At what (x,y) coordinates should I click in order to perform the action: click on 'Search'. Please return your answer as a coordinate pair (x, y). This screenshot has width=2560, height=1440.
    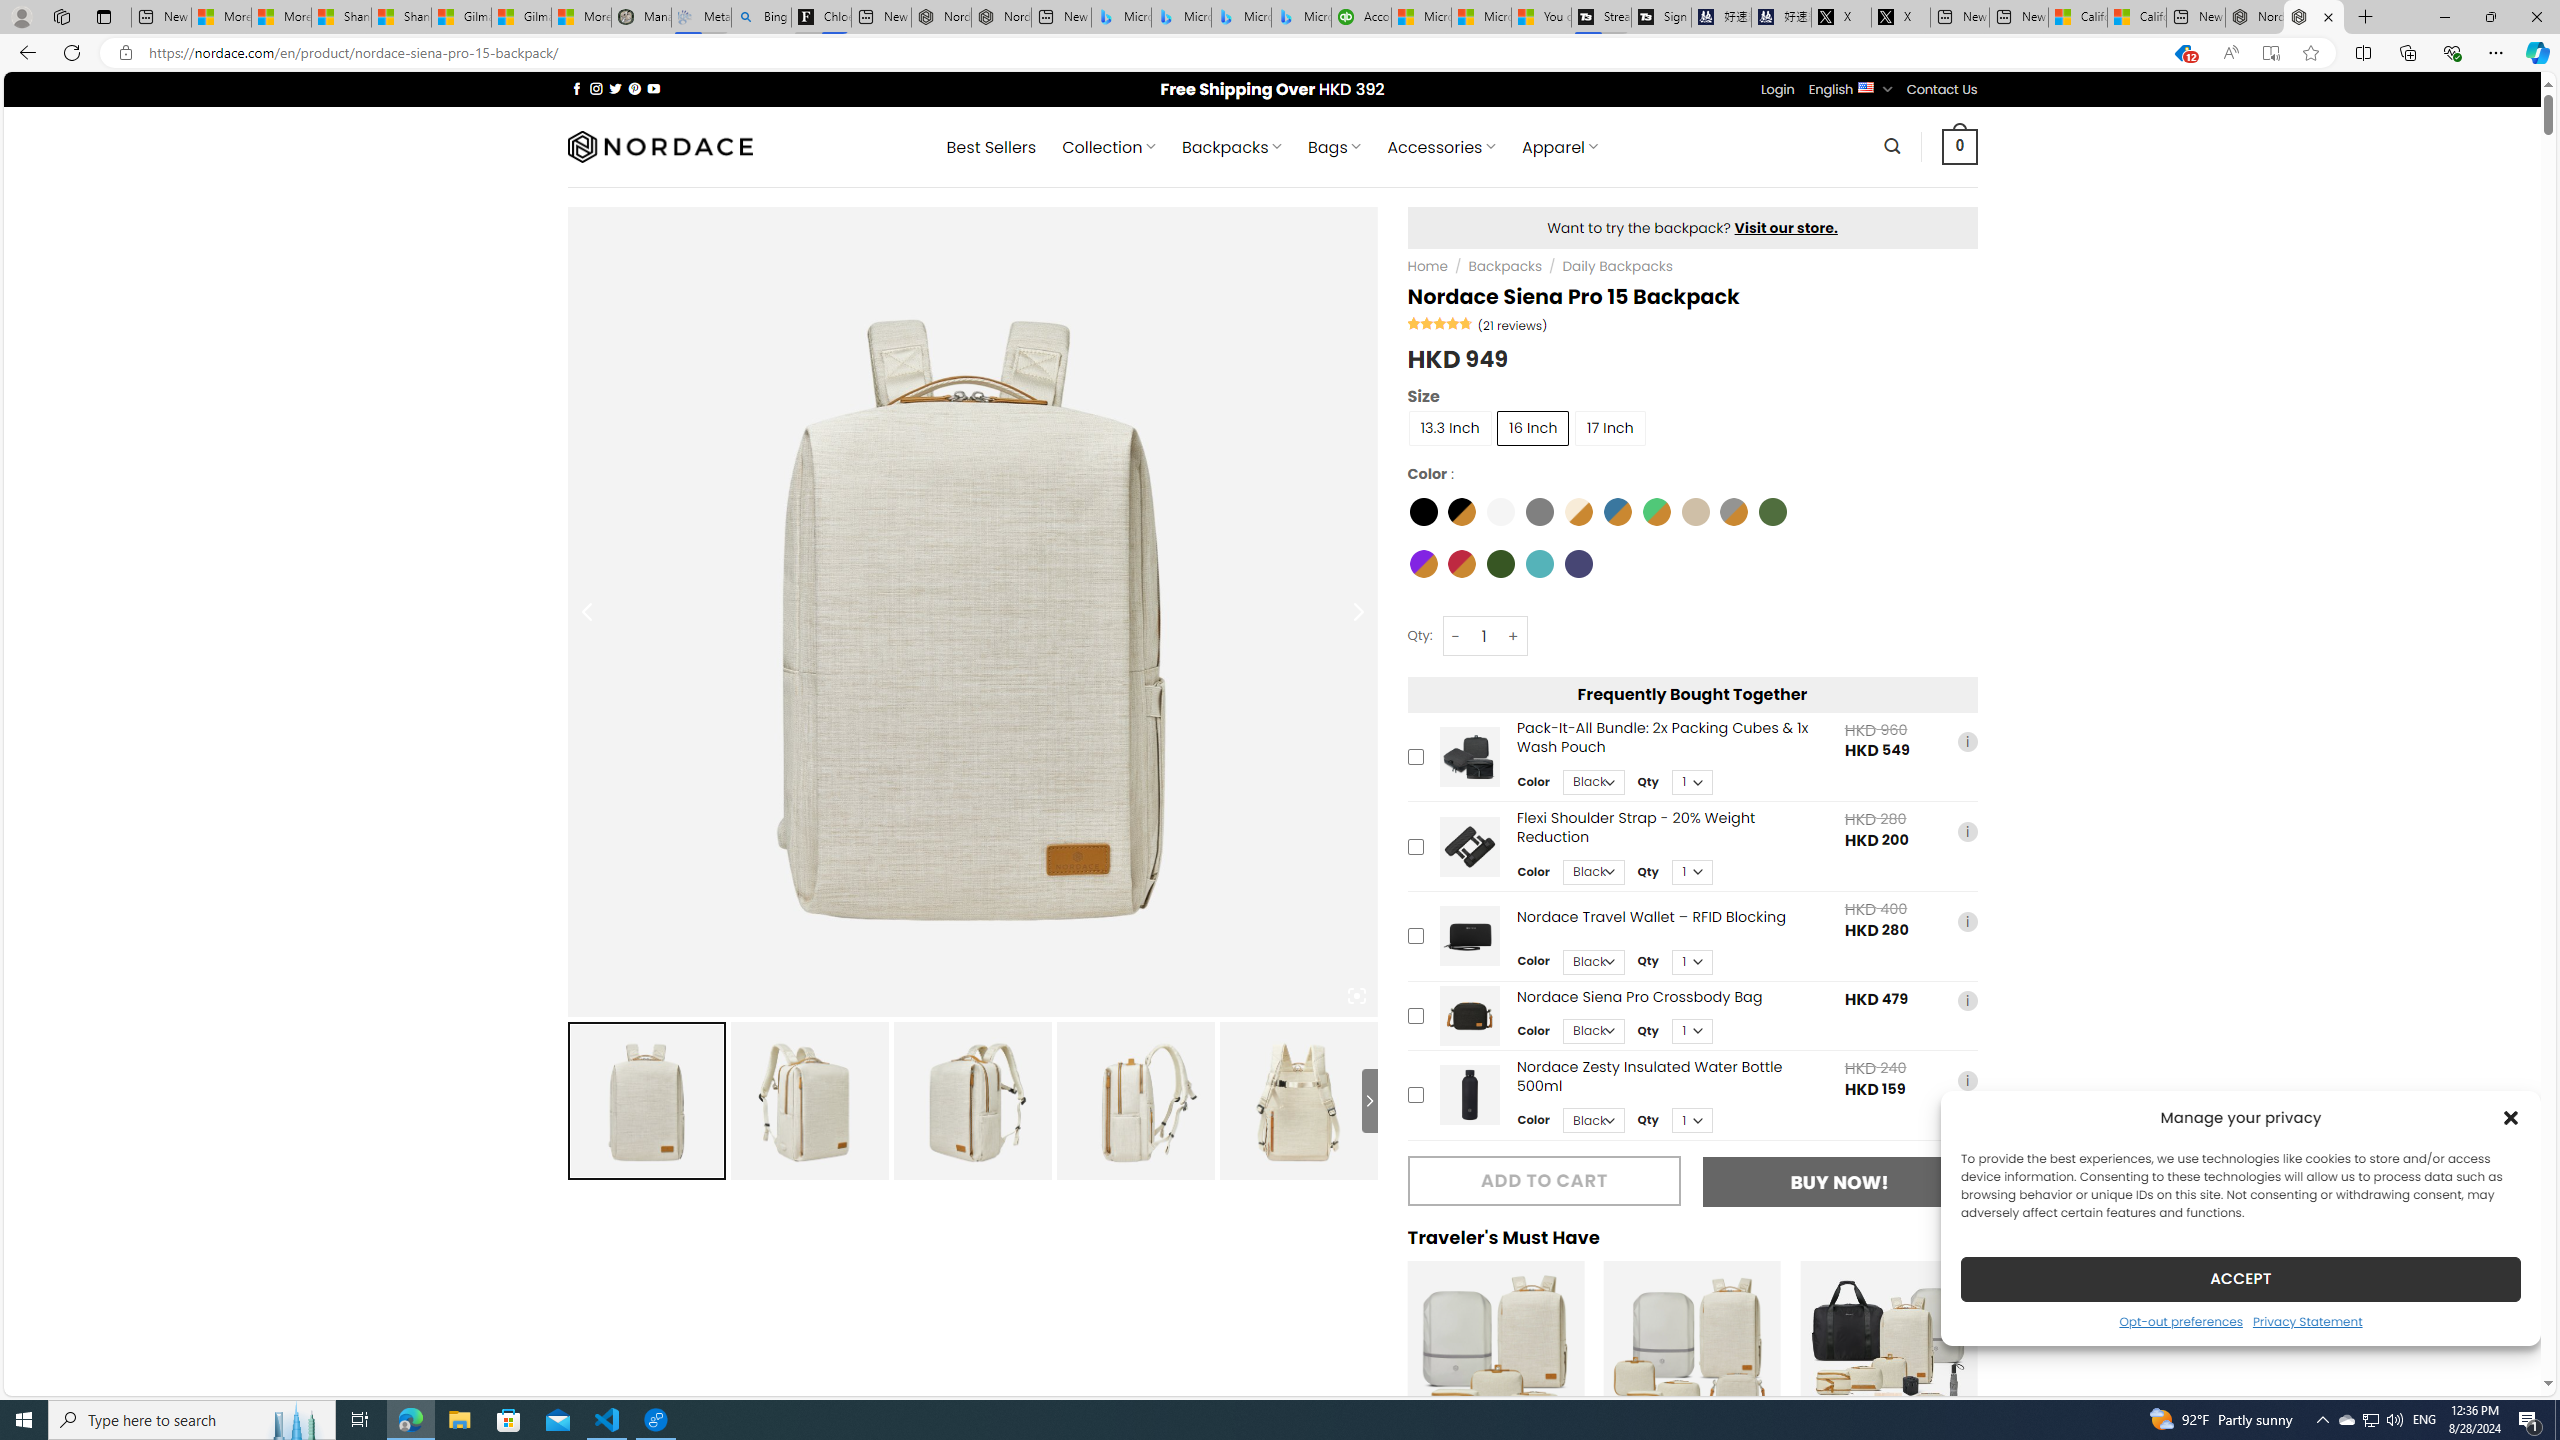
    Looking at the image, I should click on (1892, 145).